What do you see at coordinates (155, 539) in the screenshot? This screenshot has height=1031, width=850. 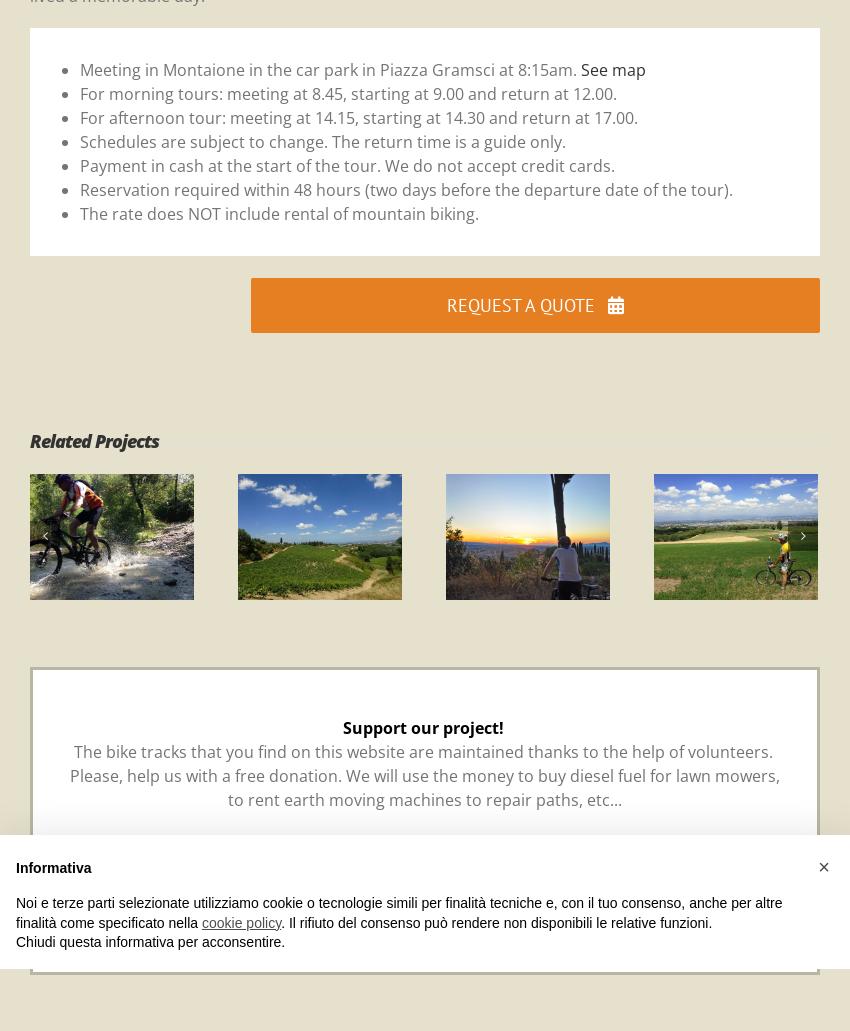 I see `'Montaione and its territory'` at bounding box center [155, 539].